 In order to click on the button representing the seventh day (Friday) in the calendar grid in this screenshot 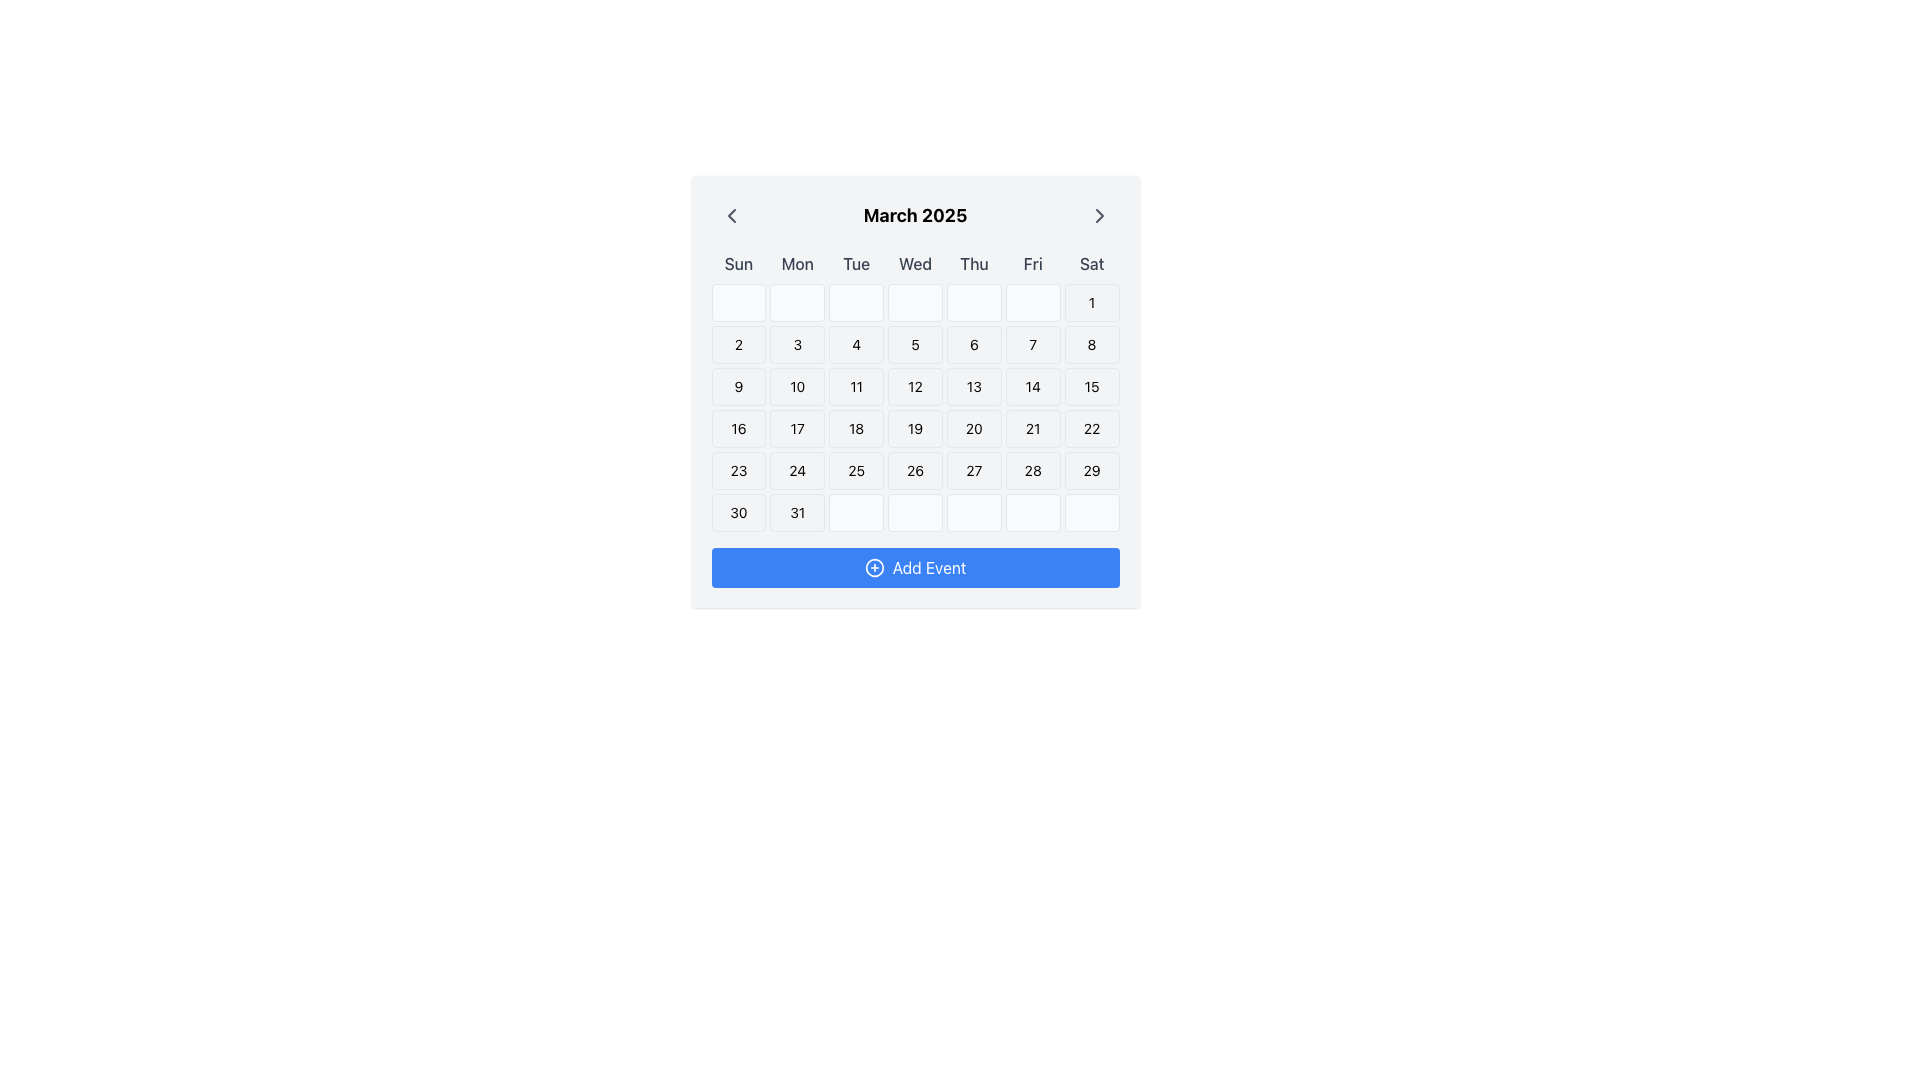, I will do `click(1032, 343)`.